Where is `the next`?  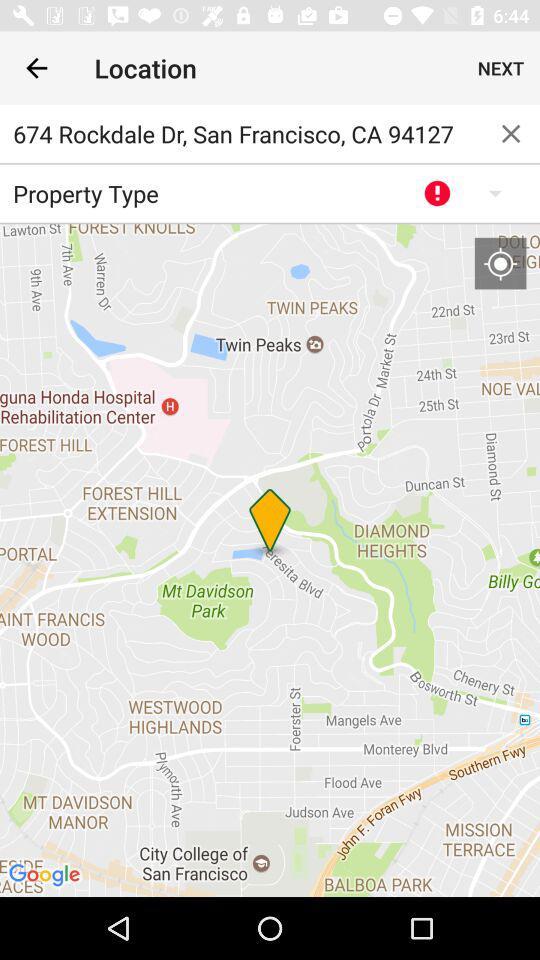
the next is located at coordinates (500, 68).